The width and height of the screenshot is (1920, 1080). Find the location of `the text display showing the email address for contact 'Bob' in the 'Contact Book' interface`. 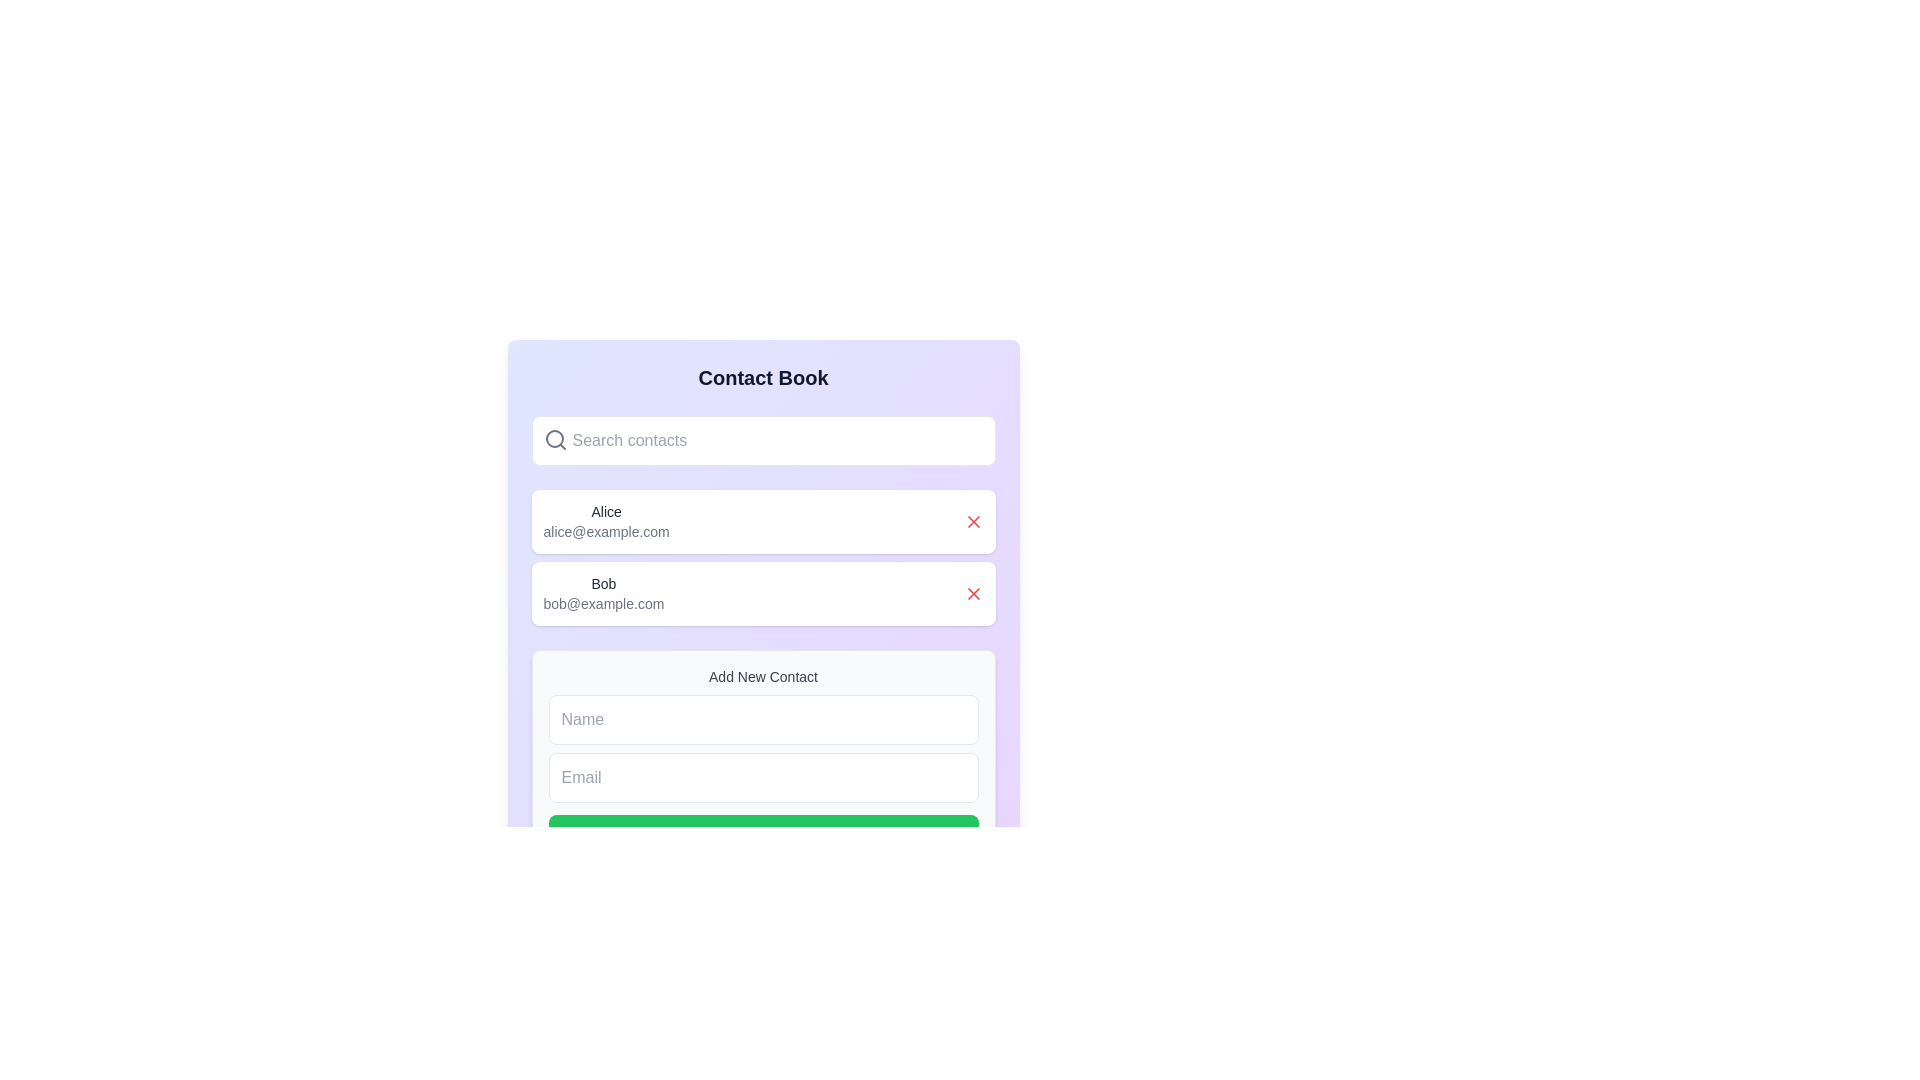

the text display showing the email address for contact 'Bob' in the 'Contact Book' interface is located at coordinates (602, 603).